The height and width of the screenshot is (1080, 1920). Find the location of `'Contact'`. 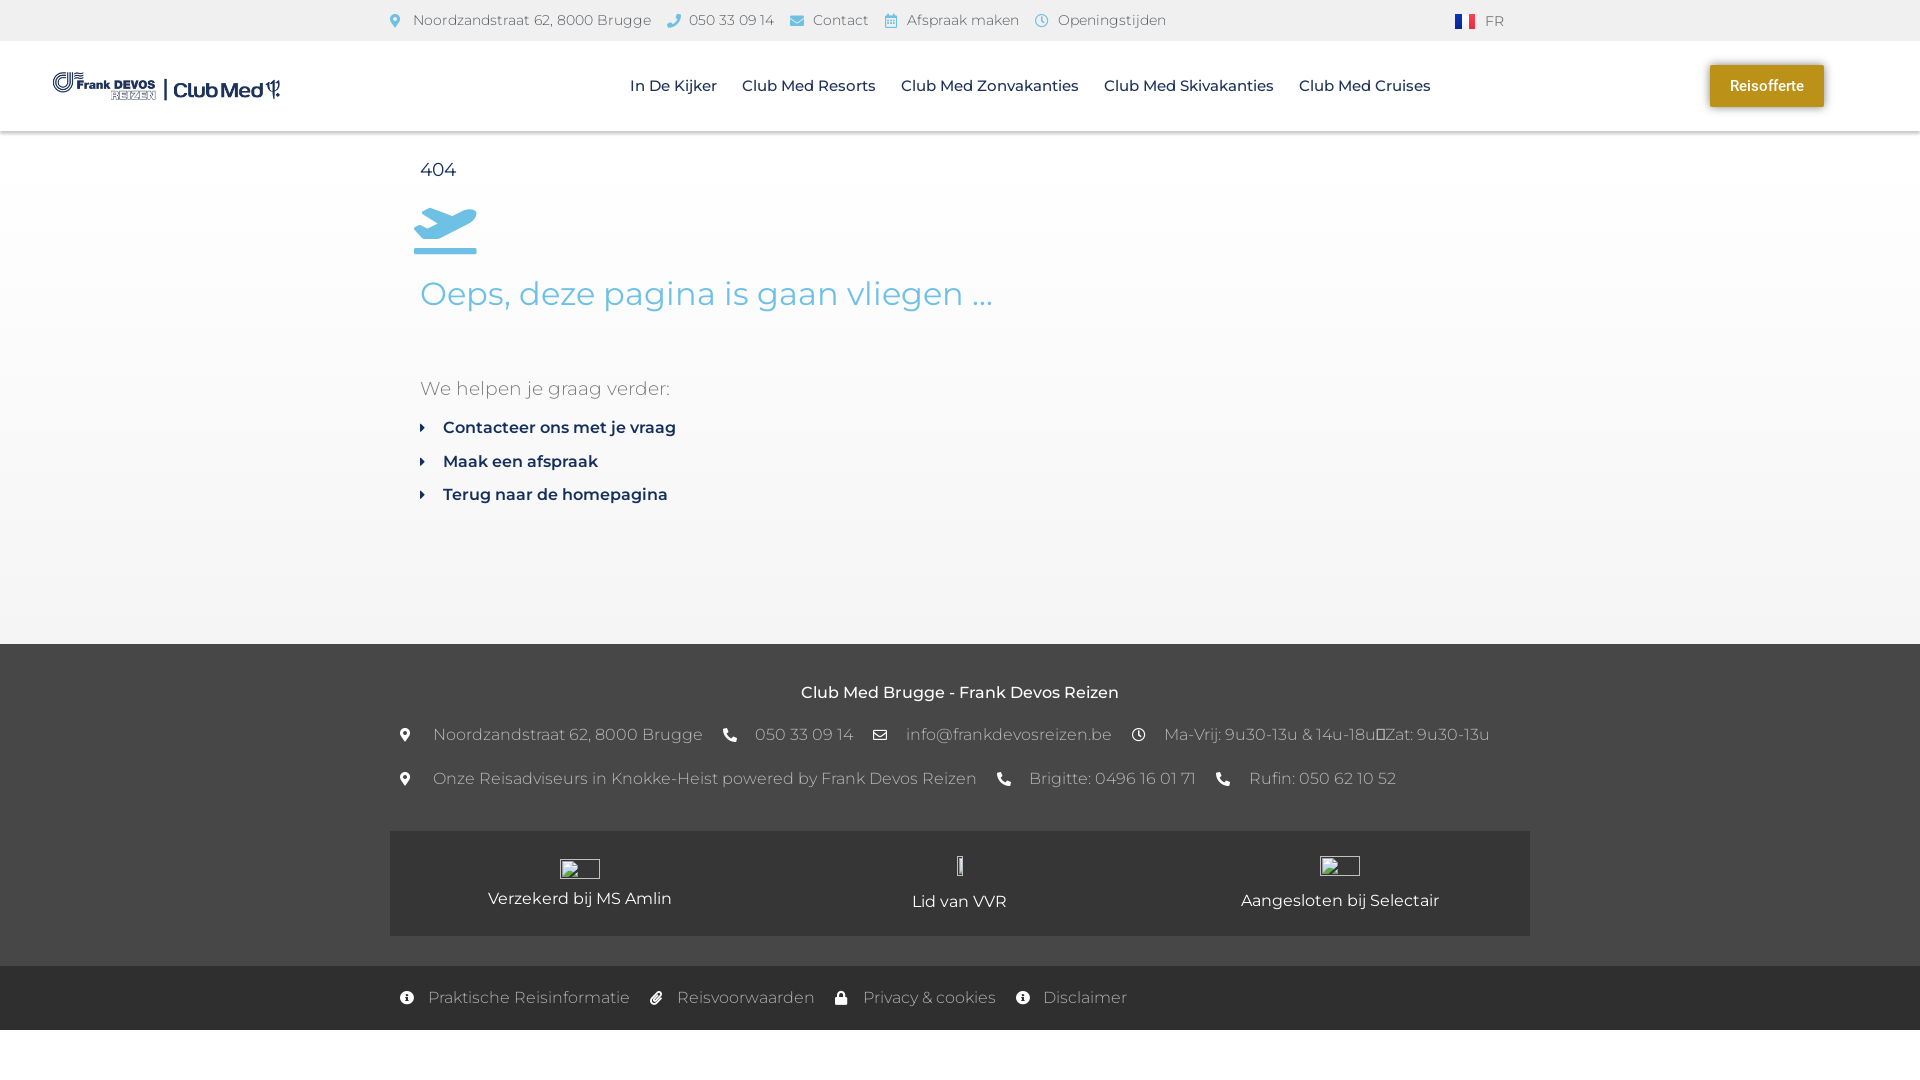

'Contact' is located at coordinates (829, 20).